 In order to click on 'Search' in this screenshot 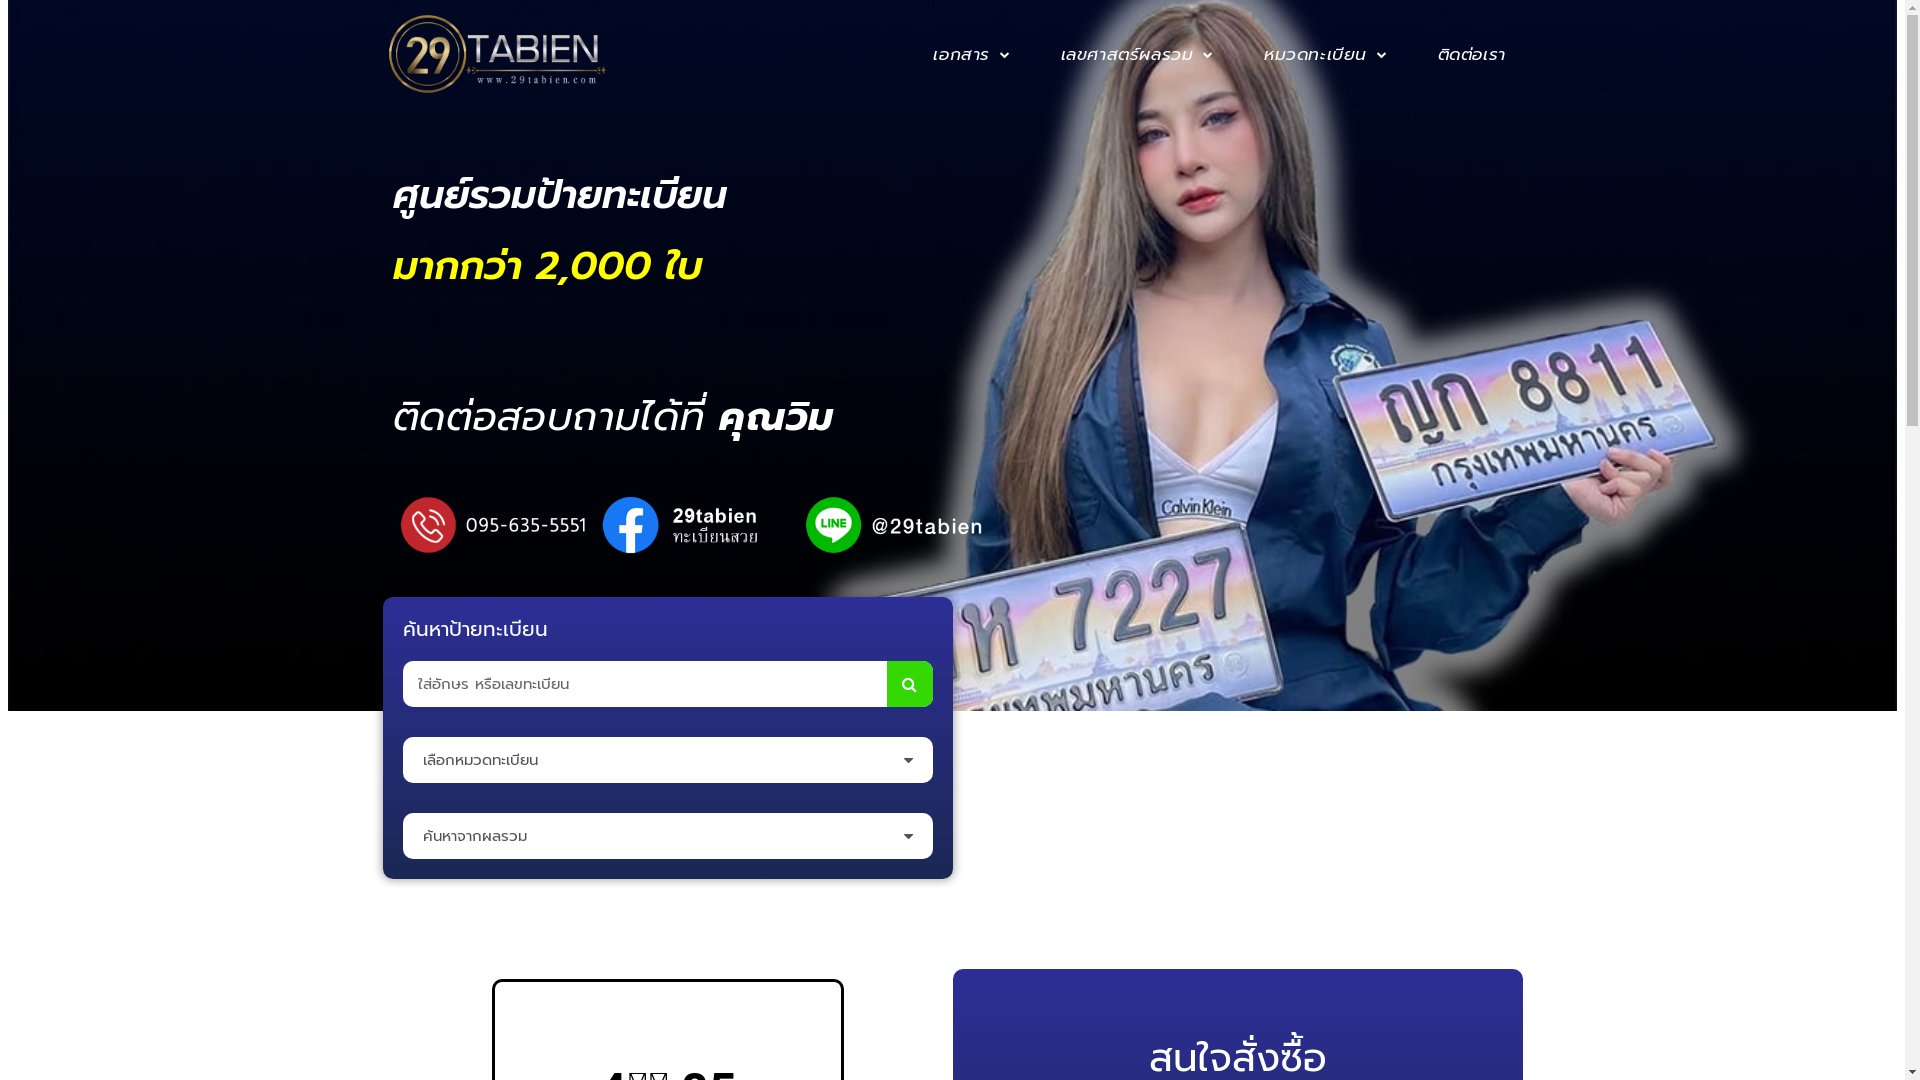, I will do `click(907, 682)`.